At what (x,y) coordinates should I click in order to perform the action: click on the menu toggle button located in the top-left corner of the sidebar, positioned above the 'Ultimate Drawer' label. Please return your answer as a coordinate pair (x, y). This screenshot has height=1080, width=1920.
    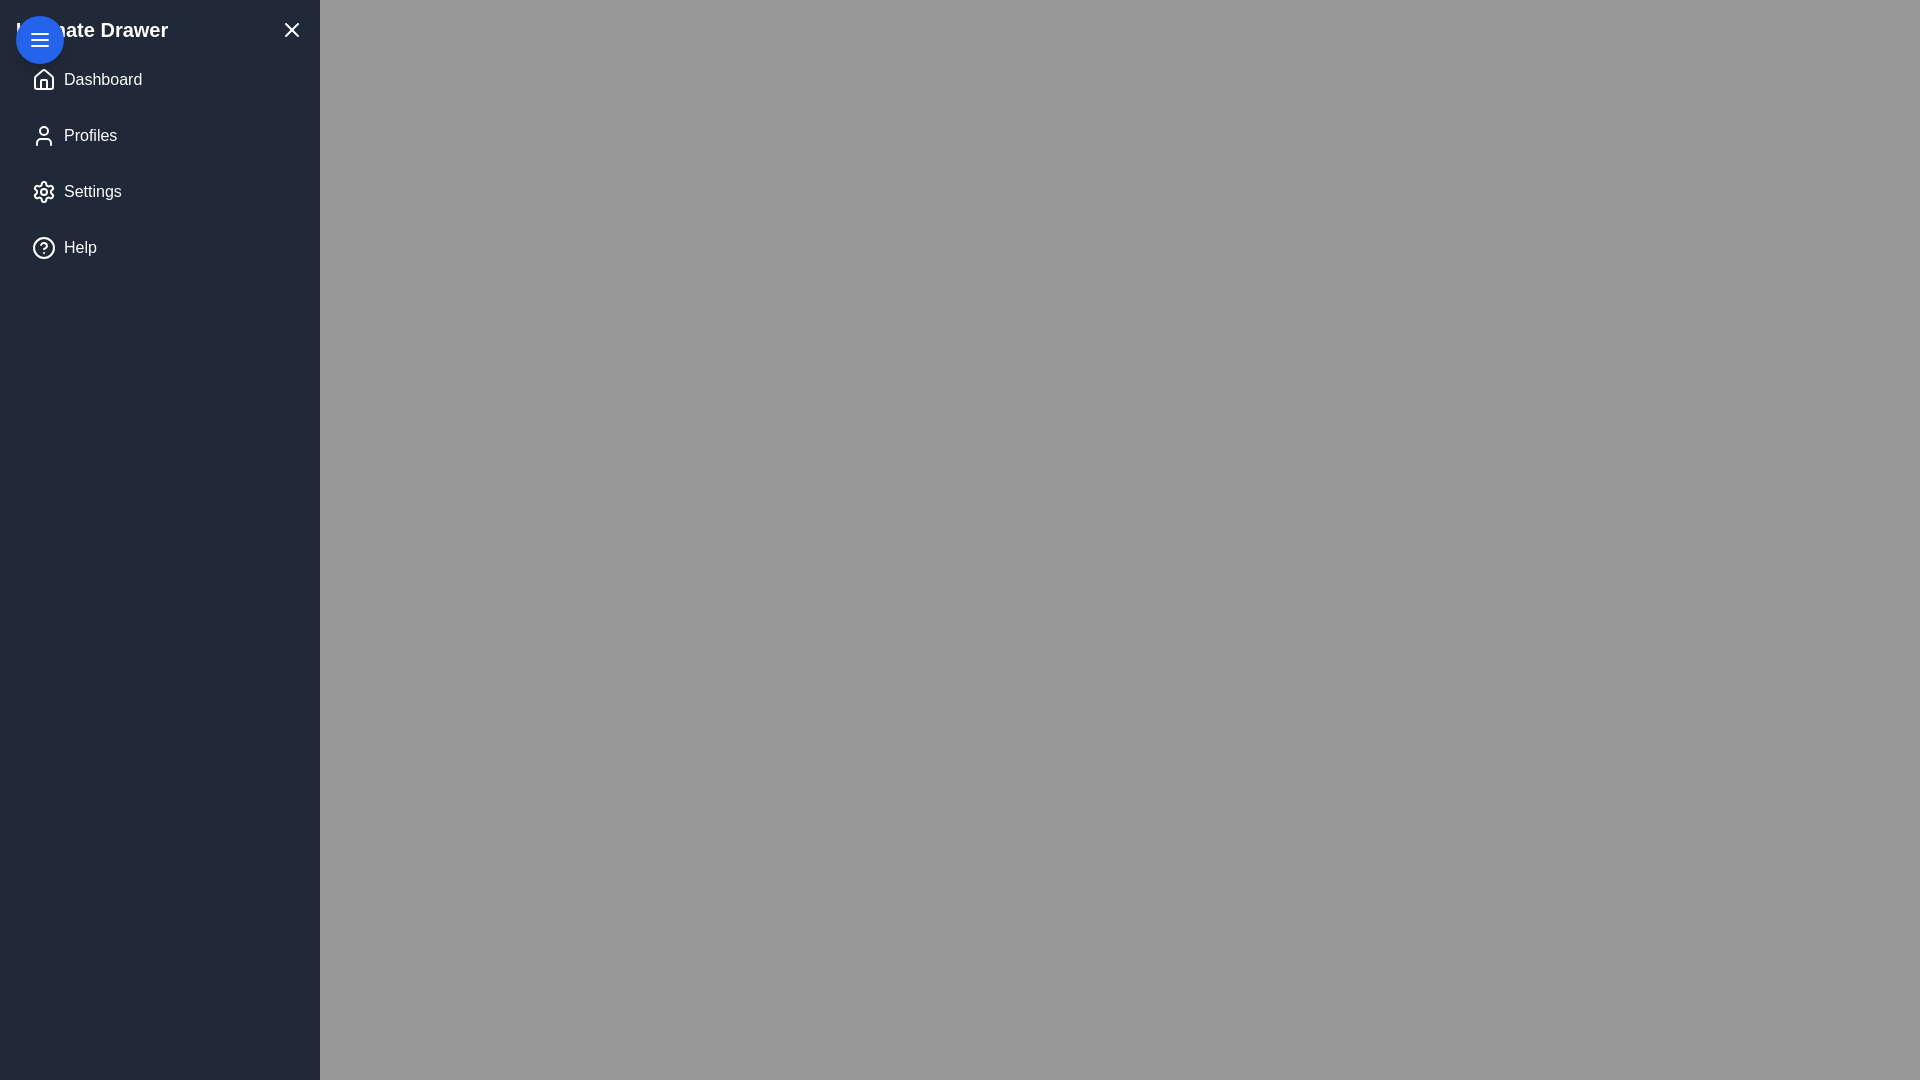
    Looking at the image, I should click on (39, 39).